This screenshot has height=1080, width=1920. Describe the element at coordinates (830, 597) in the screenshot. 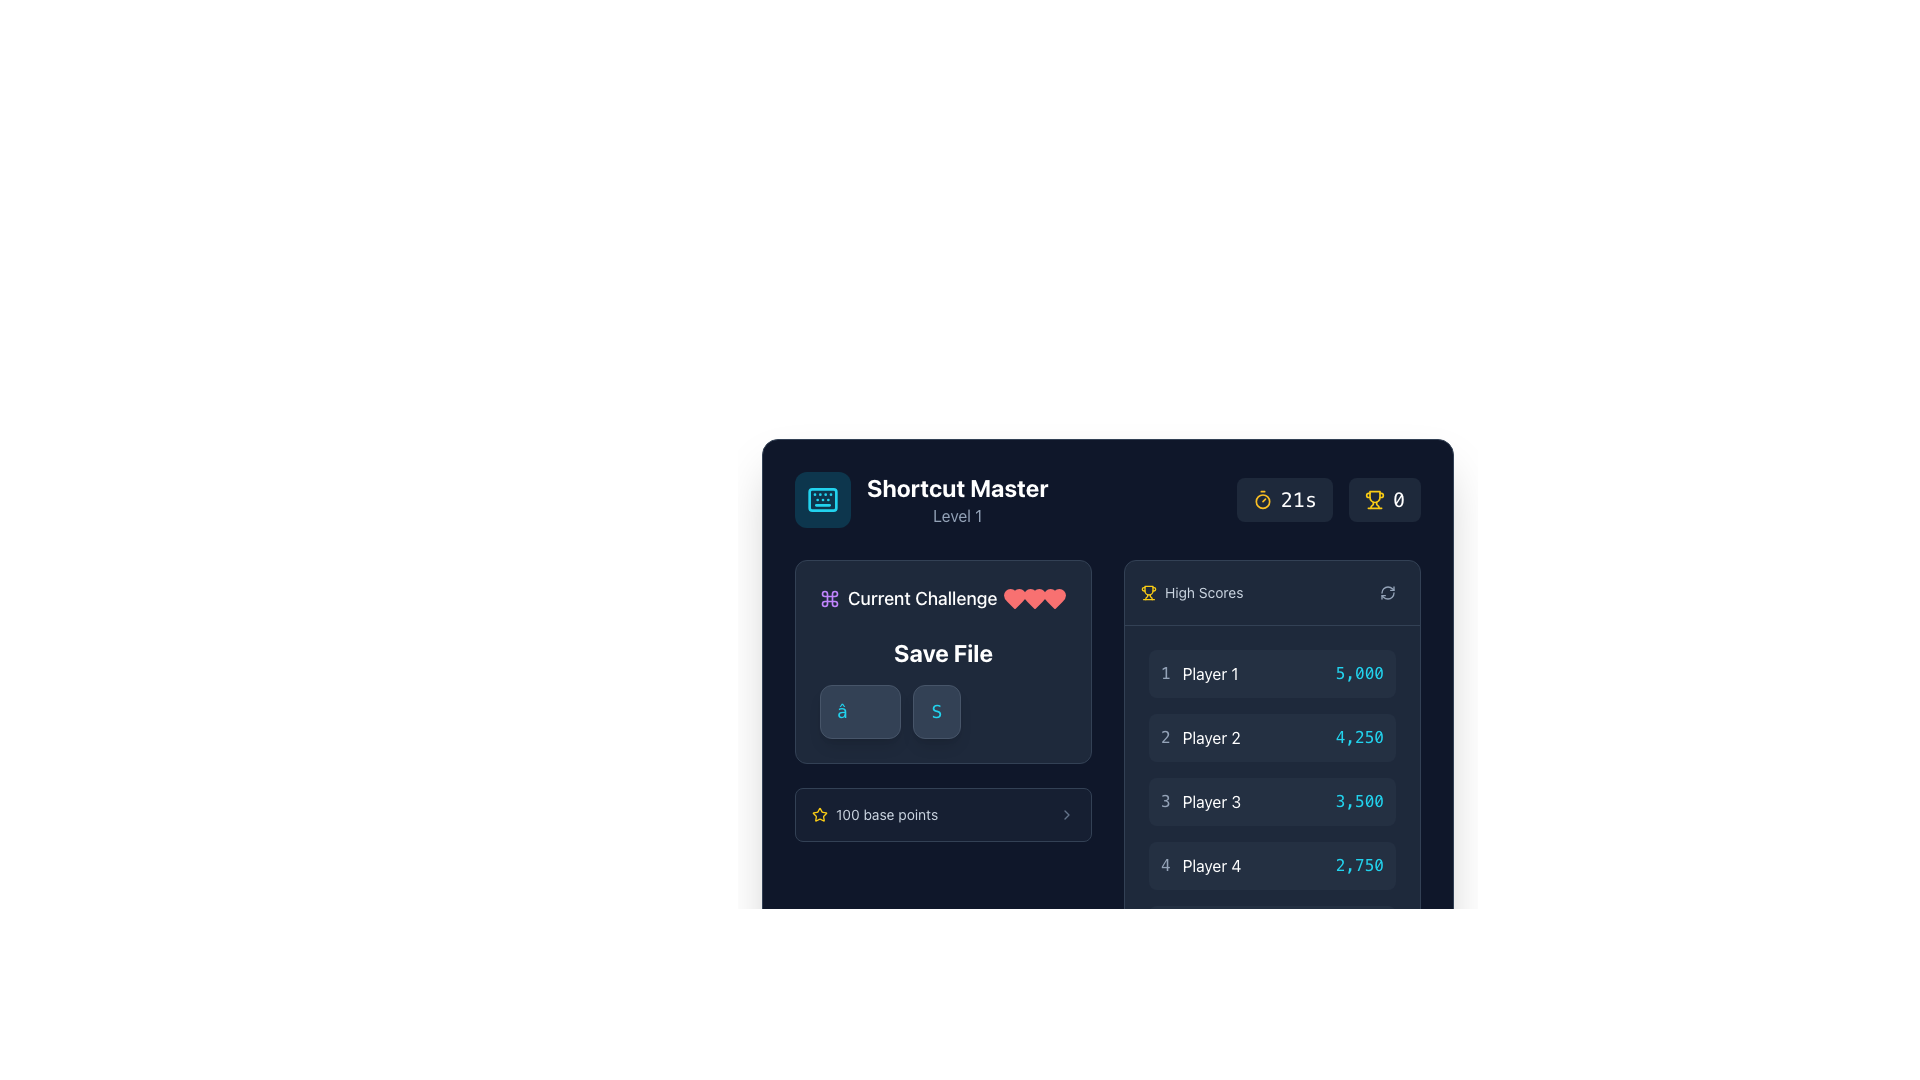

I see `the icon positioned in the upper-left section of the interface, which is directly to the left of the text 'Shortcut Master' and above the descriptor 'Level 1'` at that location.